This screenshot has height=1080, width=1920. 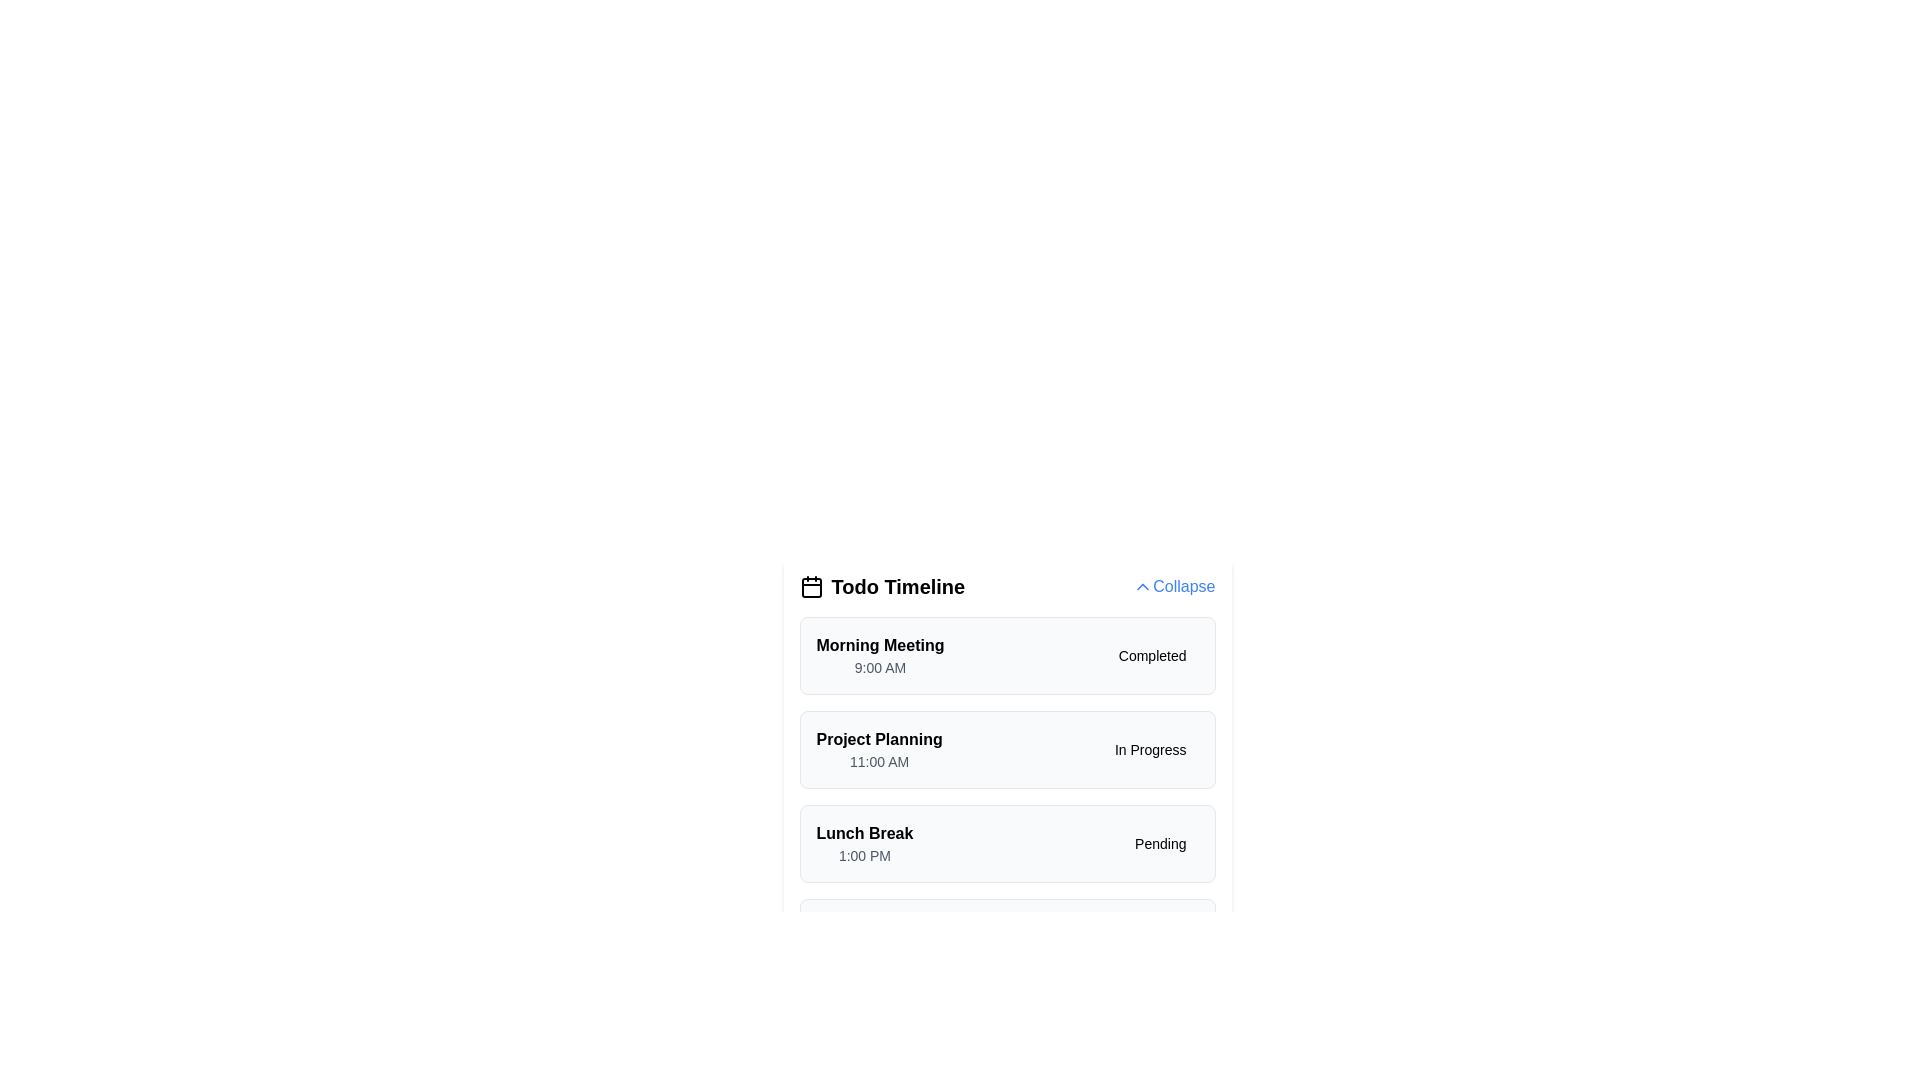 I want to click on the text label displaying '1:00 PM' located beneath the title 'Lunch Break' in the third item of the 'Todo Timeline.', so click(x=864, y=855).